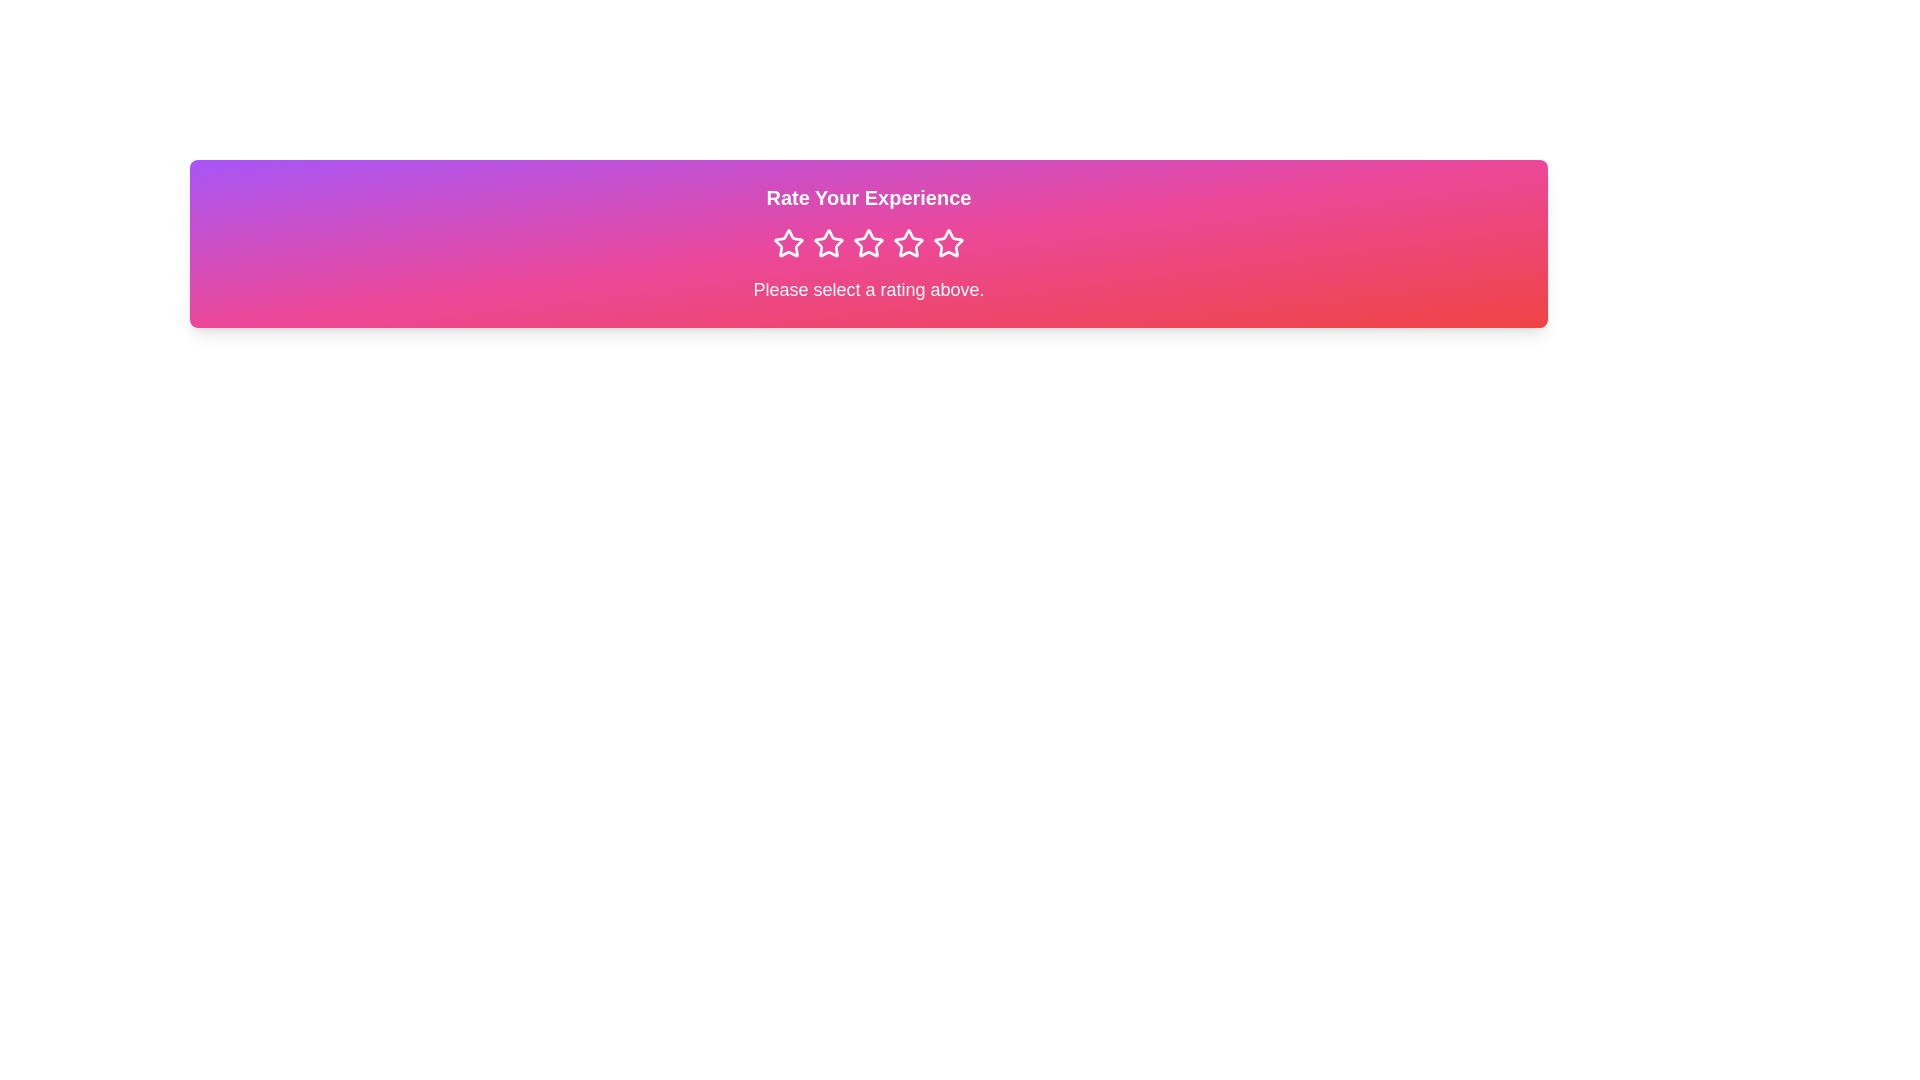 This screenshot has width=1920, height=1080. Describe the element at coordinates (829, 242) in the screenshot. I see `the second rating star icon to provide feedback, which is located below the 'Rate Your Experience' text and above the 'Please select a rating above' text` at that location.